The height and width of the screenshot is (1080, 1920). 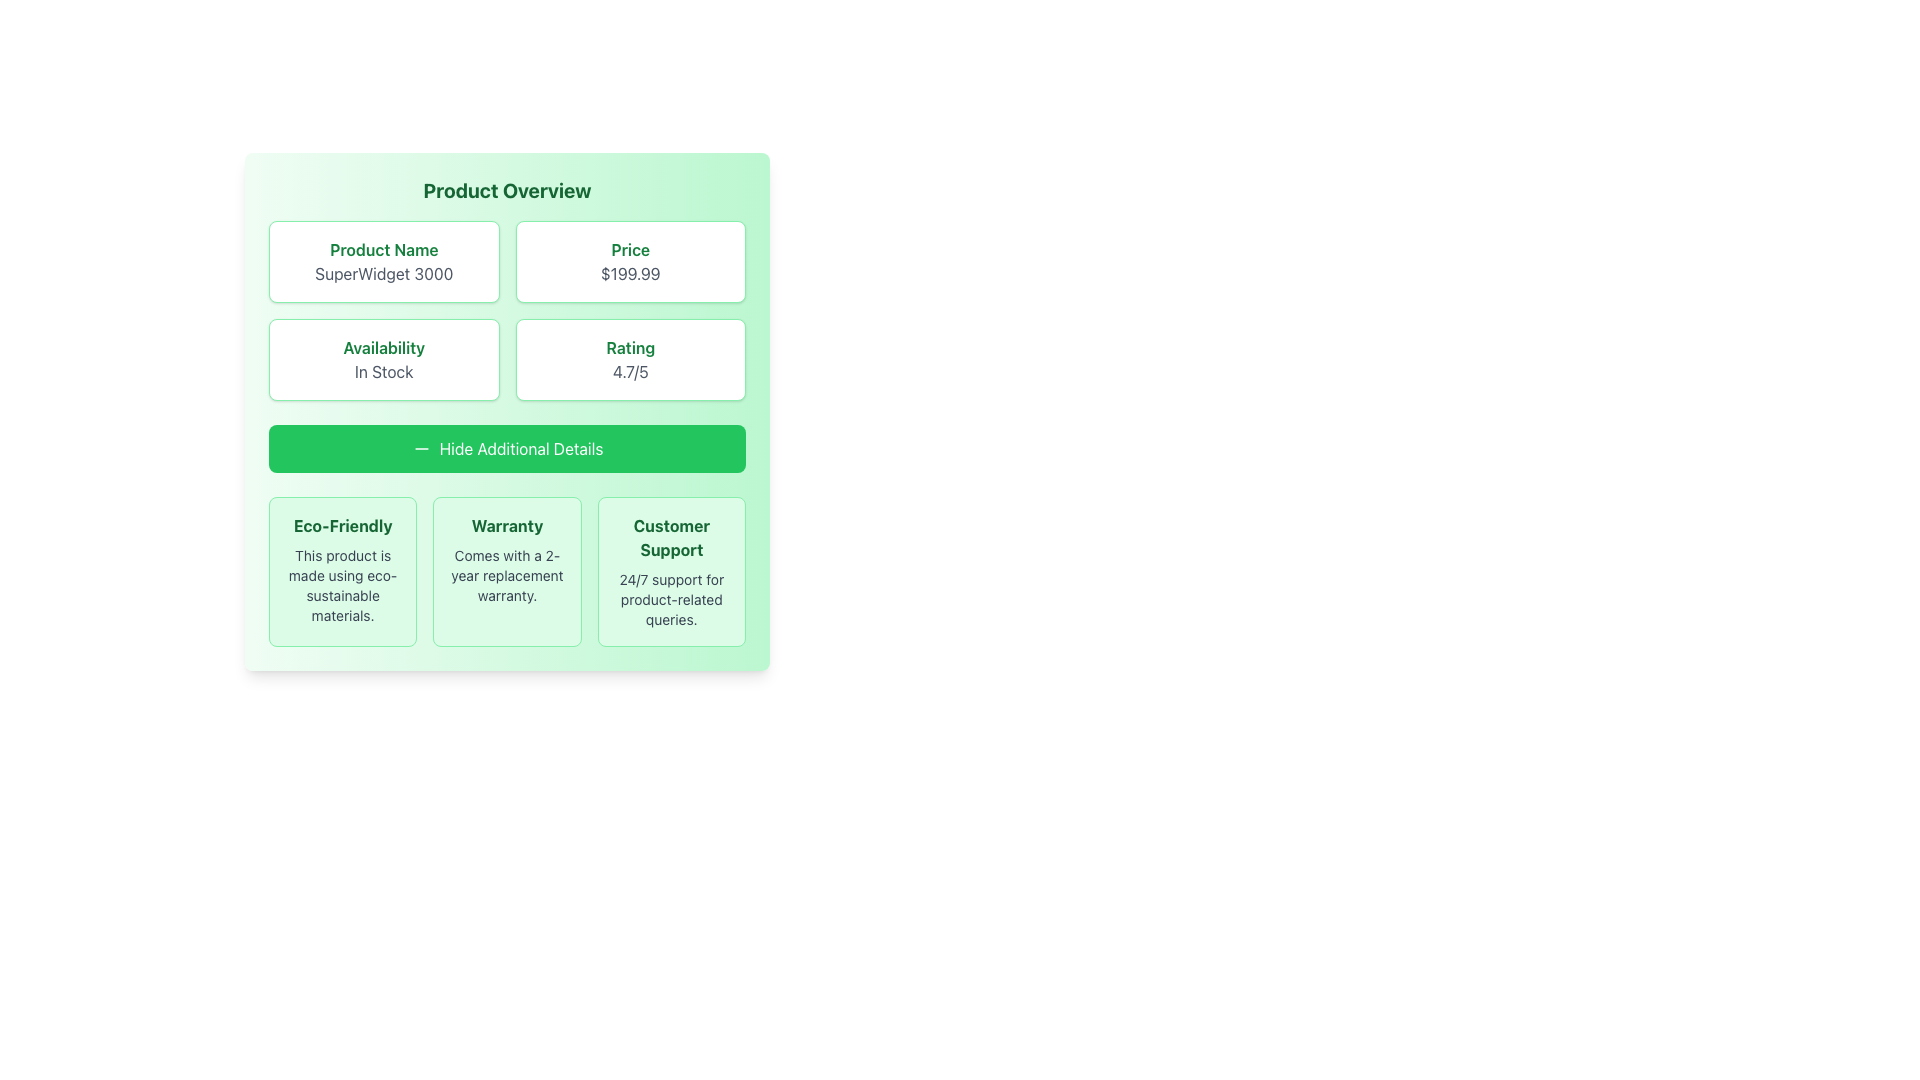 I want to click on the bold green text label that displays 'Rating', which is positioned in the center-right portion of a card layout above another label showing '4.7/5', so click(x=629, y=346).